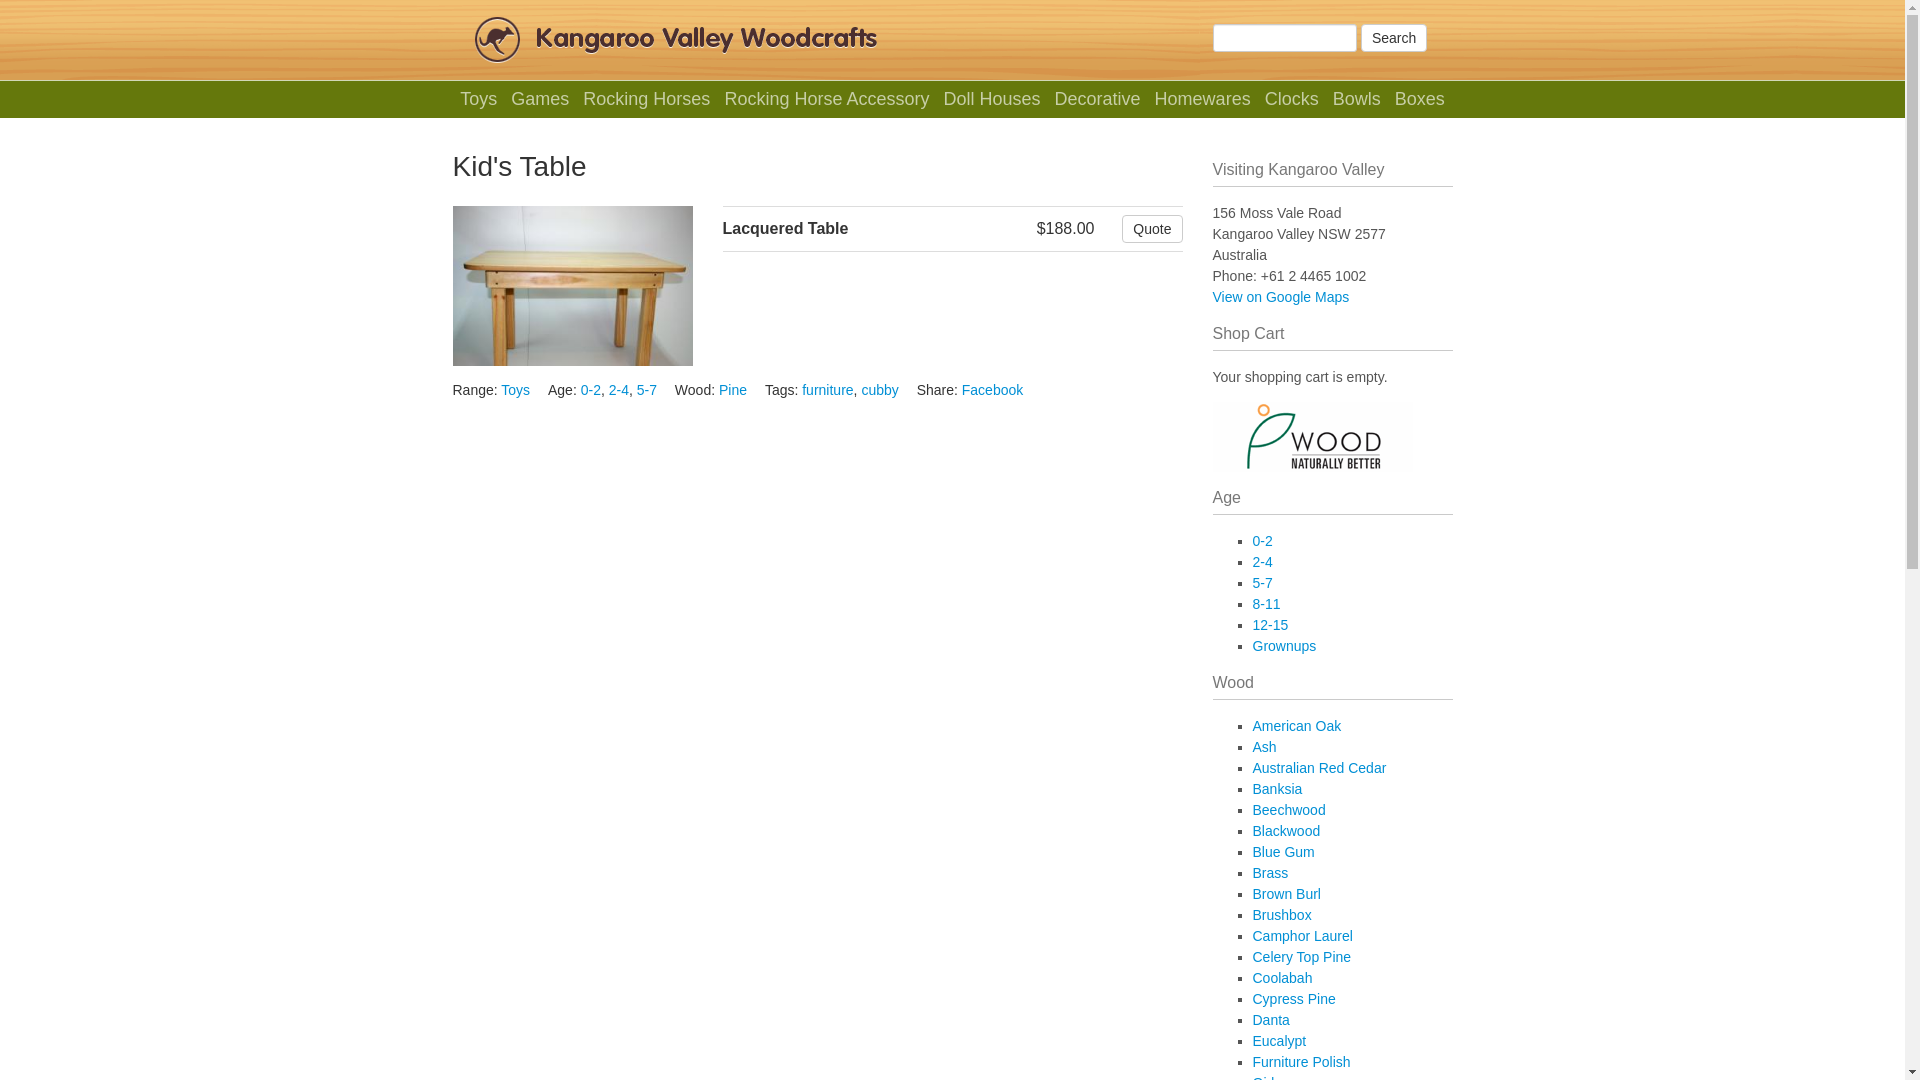 This screenshot has width=1920, height=1080. What do you see at coordinates (1251, 914) in the screenshot?
I see `'Brushbox'` at bounding box center [1251, 914].